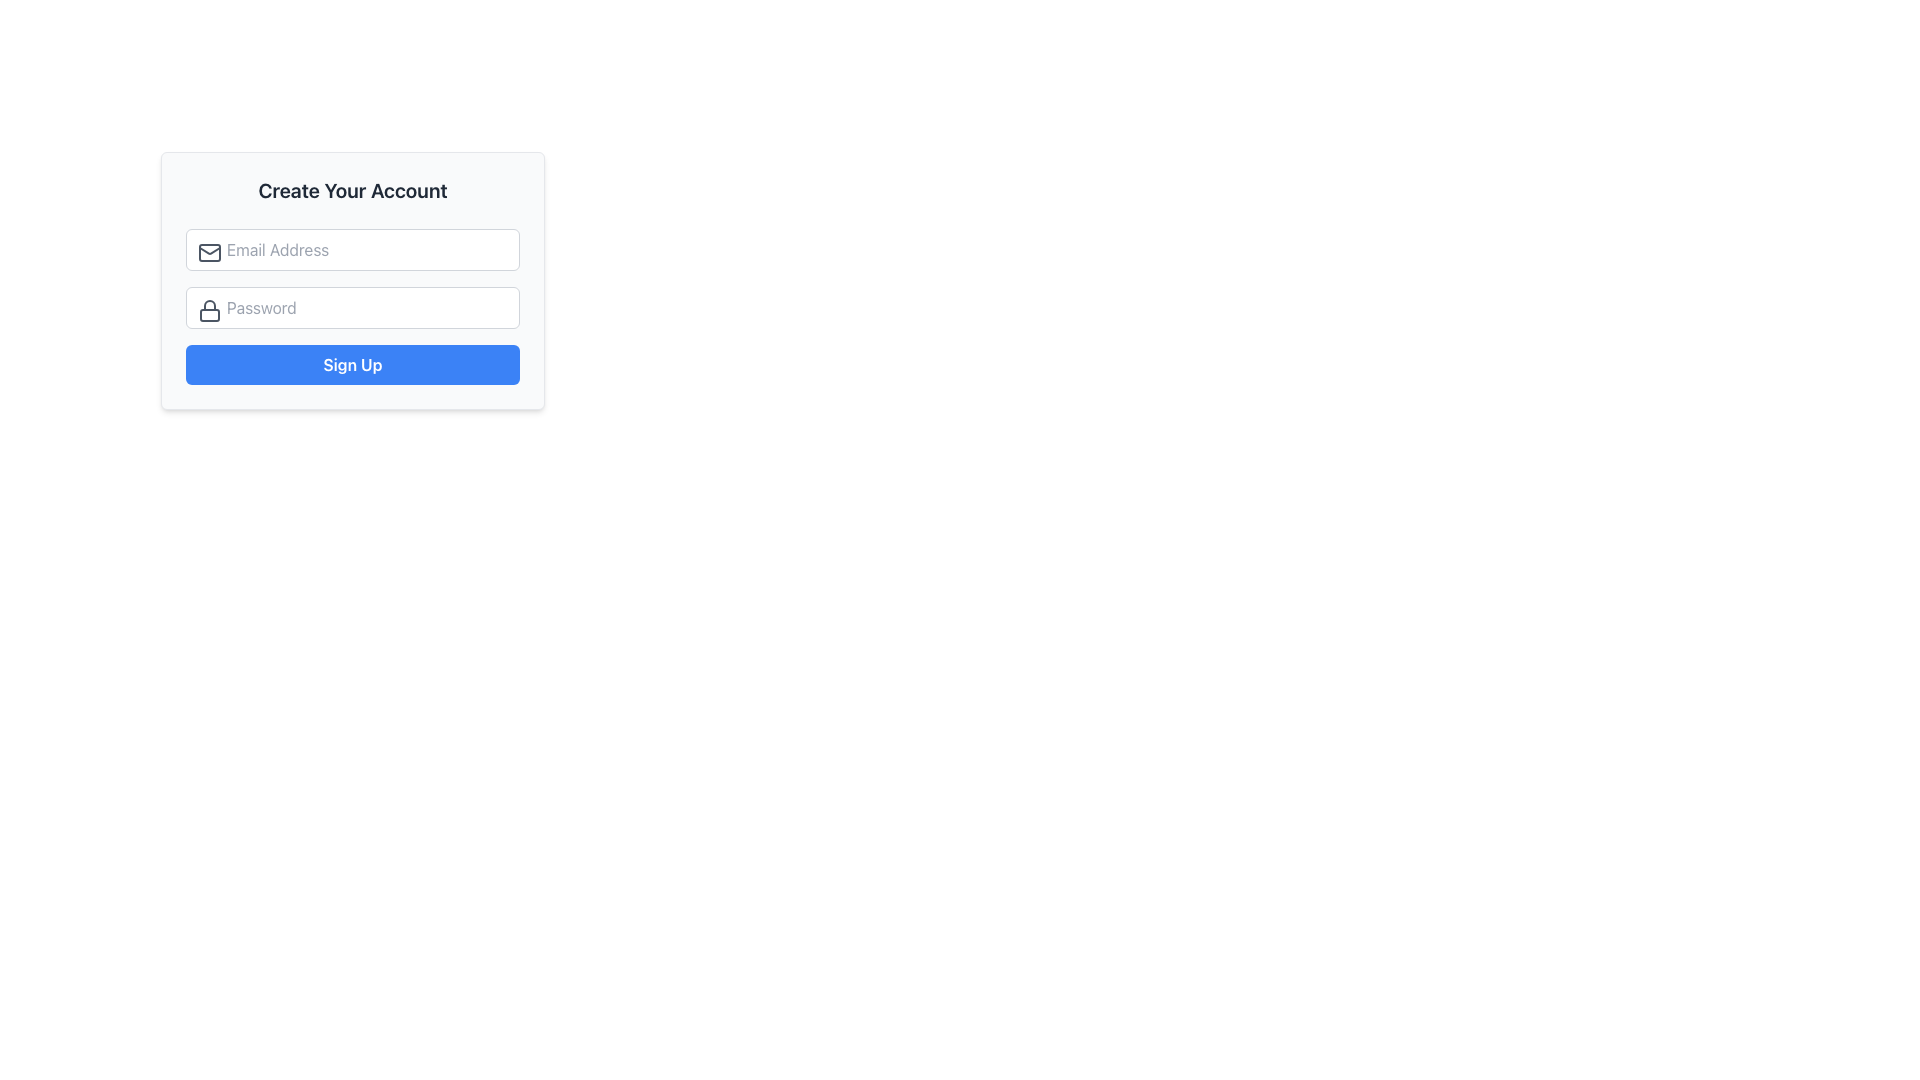 This screenshot has width=1920, height=1080. I want to click on the heading element that displays 'Create Your Account', which is prominently positioned at the top of the Sign-Up form card, so click(353, 191).